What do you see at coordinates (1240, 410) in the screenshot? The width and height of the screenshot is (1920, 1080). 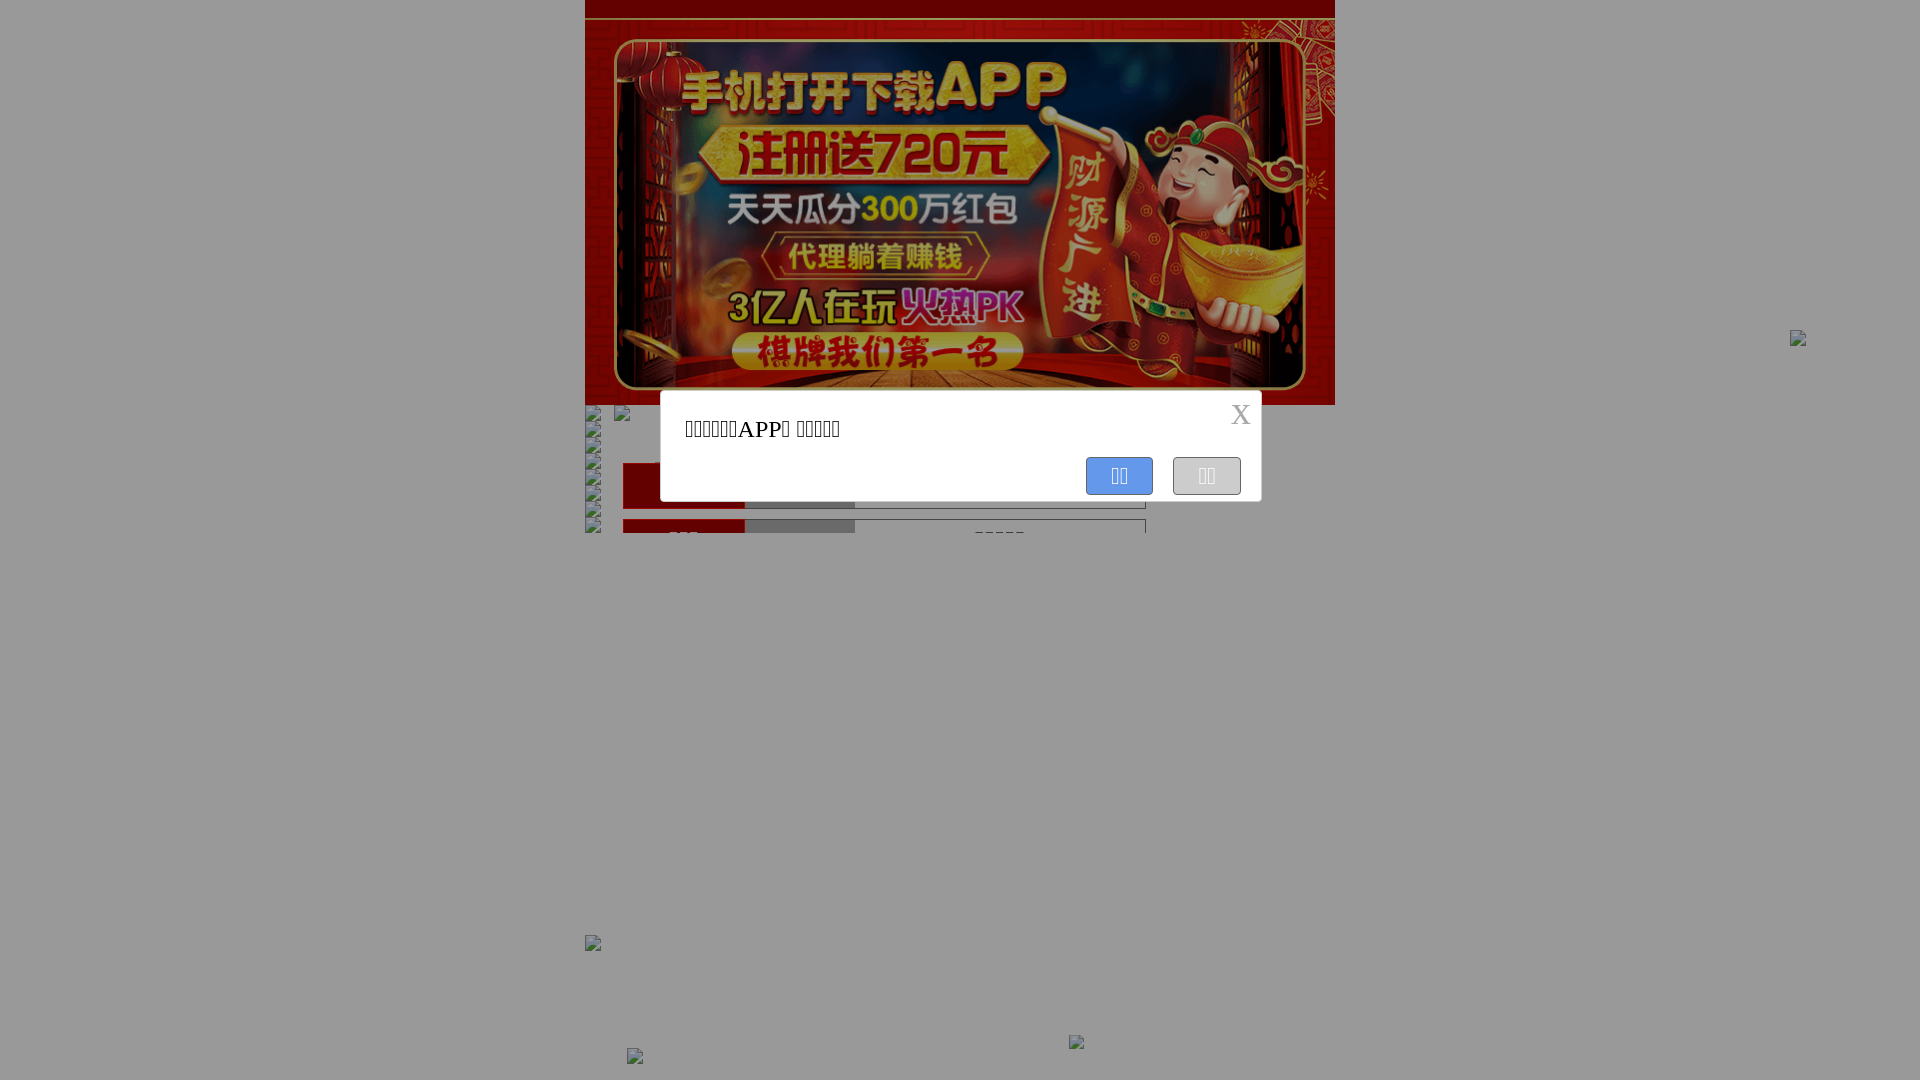 I see `'x'` at bounding box center [1240, 410].